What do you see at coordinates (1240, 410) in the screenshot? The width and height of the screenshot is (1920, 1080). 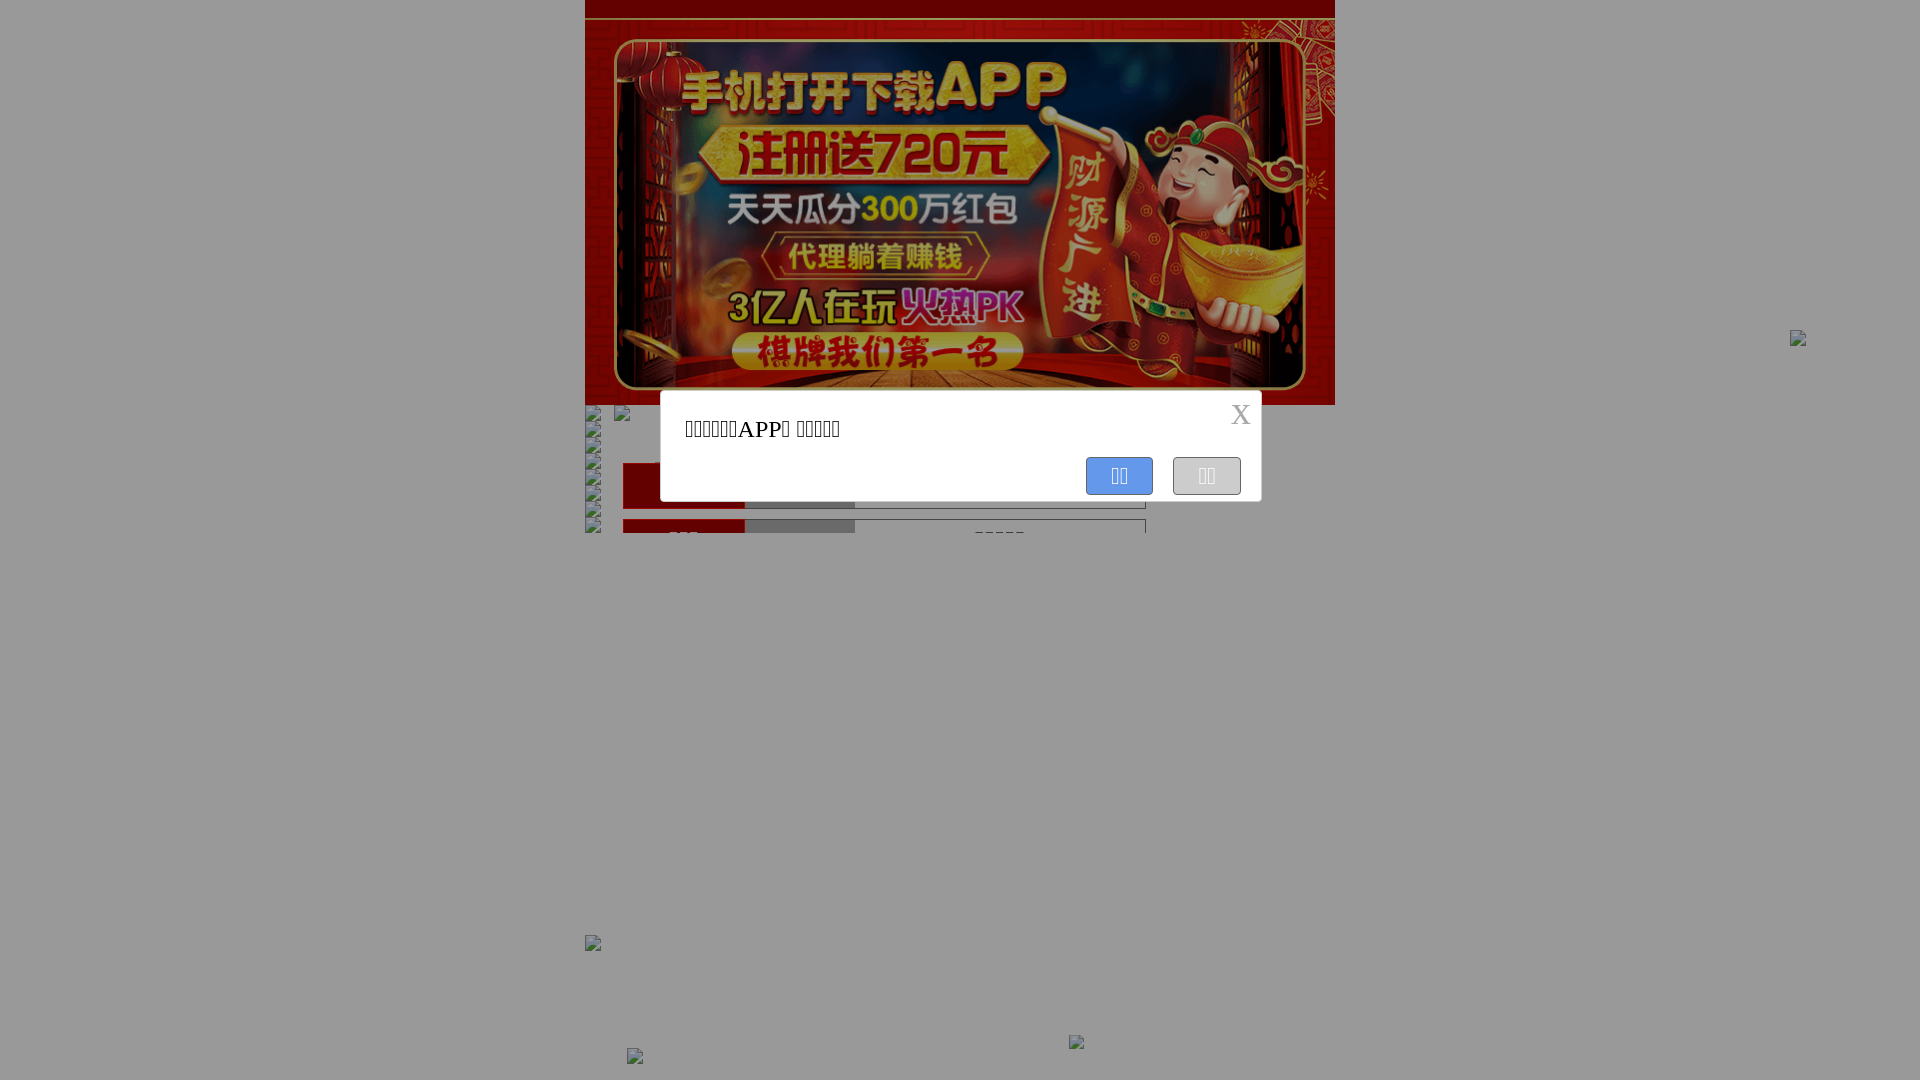 I see `'x'` at bounding box center [1240, 410].